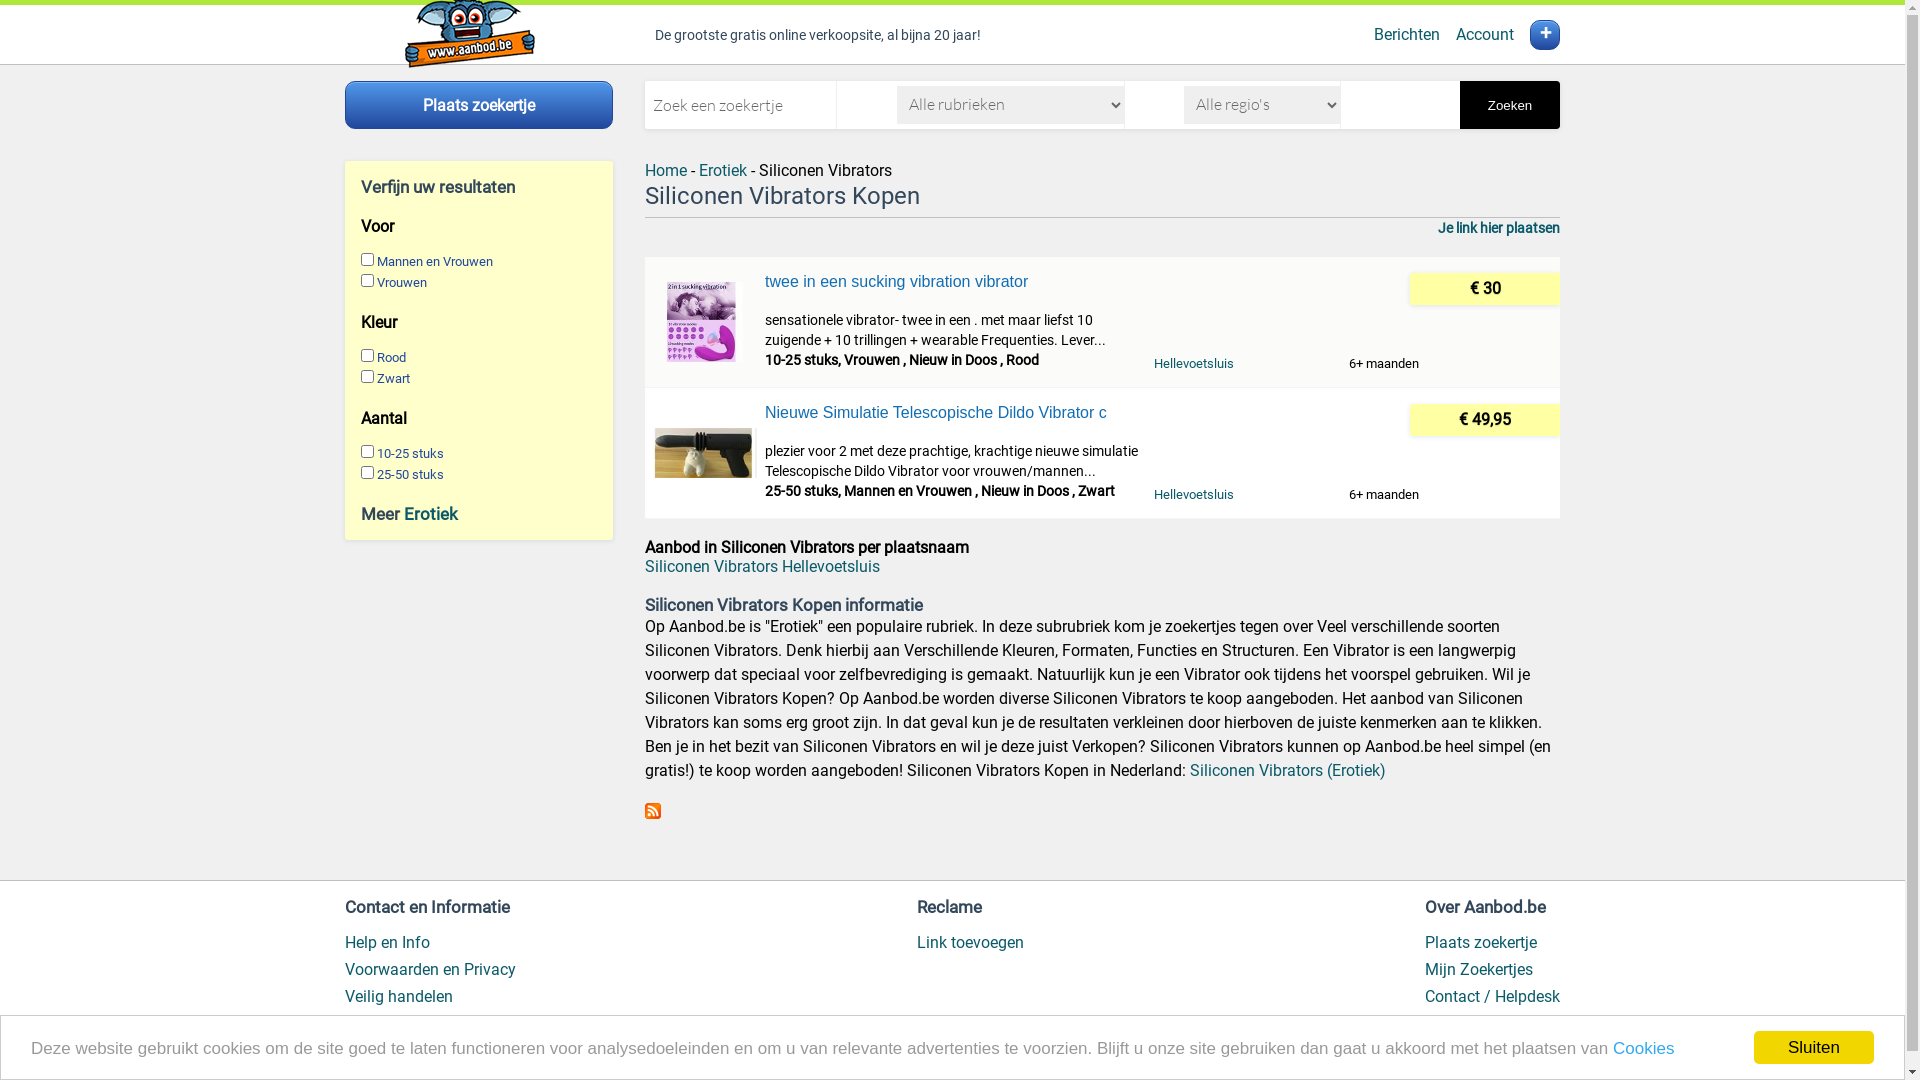 This screenshot has height=1080, width=1920. I want to click on 'Mijn Zoekertjes', so click(1478, 968).